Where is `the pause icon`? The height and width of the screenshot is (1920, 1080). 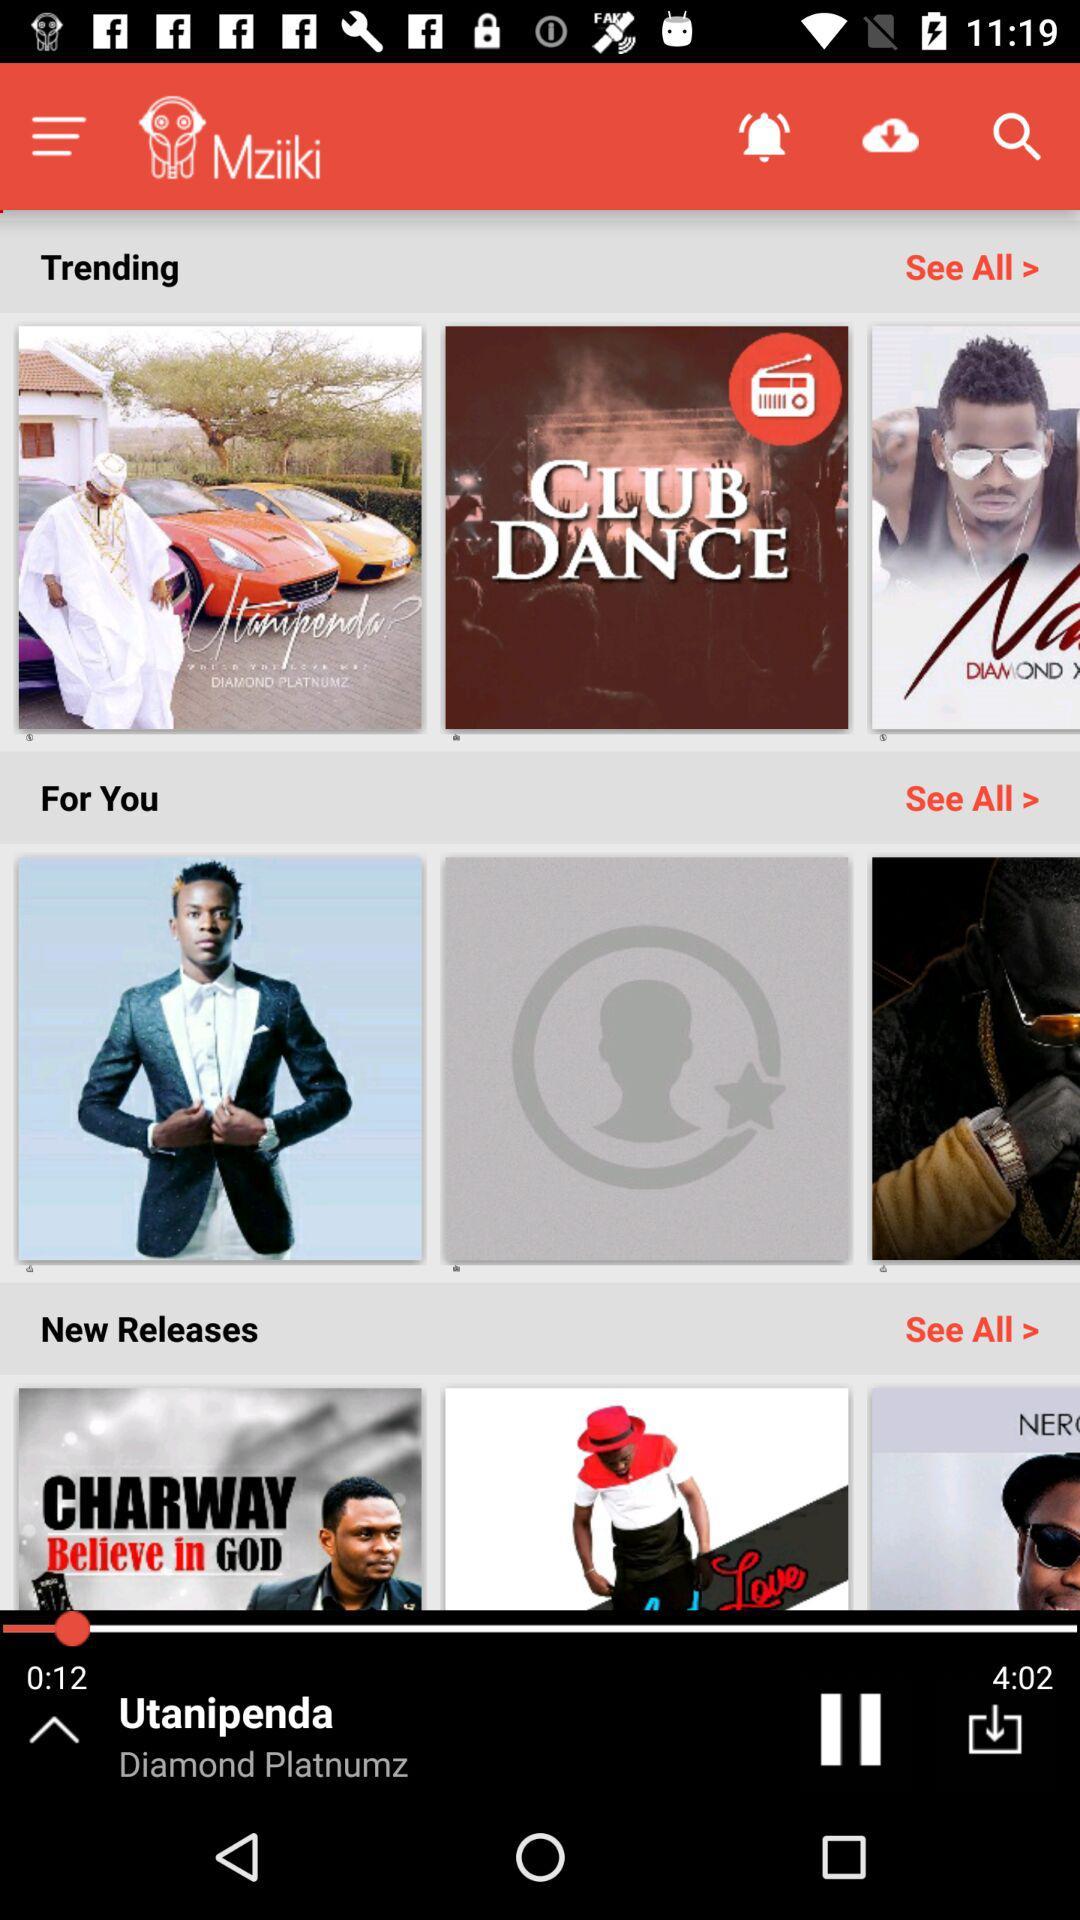 the pause icon is located at coordinates (854, 1733).